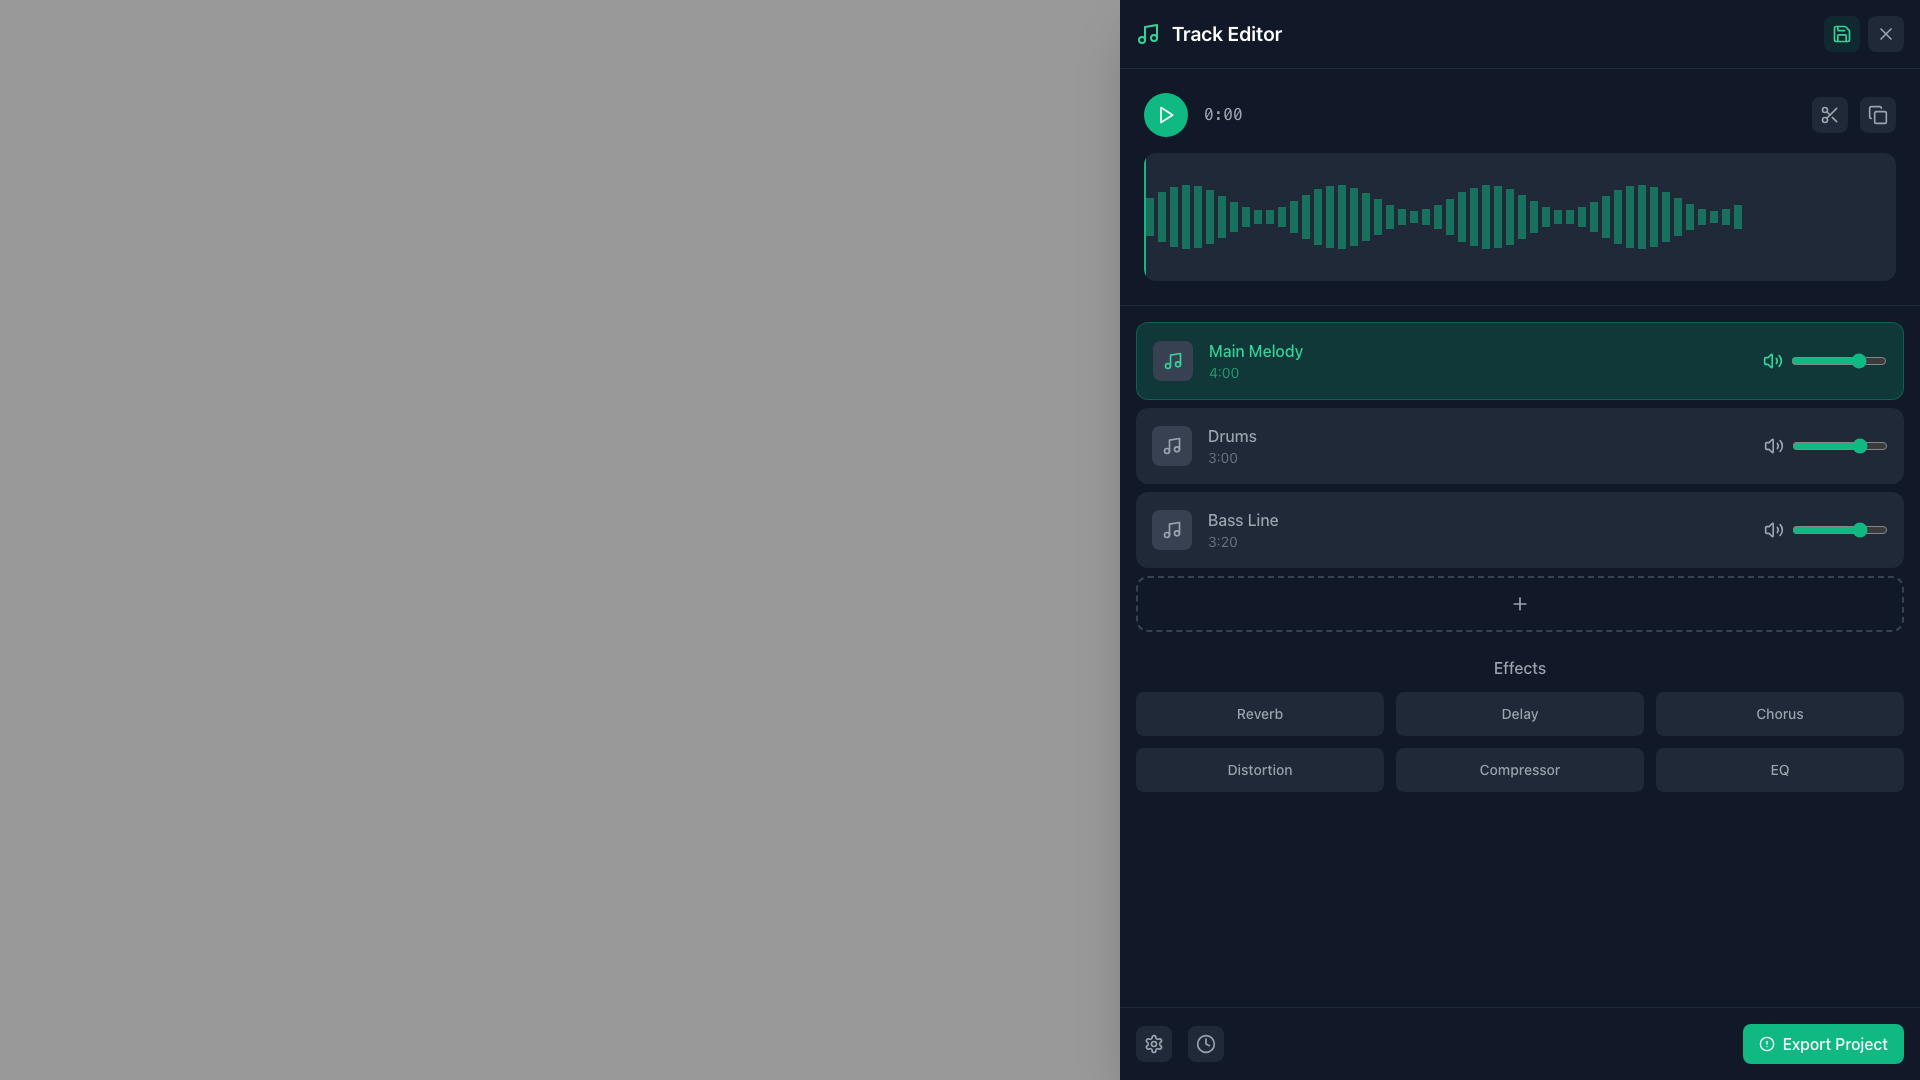 Image resolution: width=1920 pixels, height=1080 pixels. I want to click on the volume slider, so click(1863, 361).